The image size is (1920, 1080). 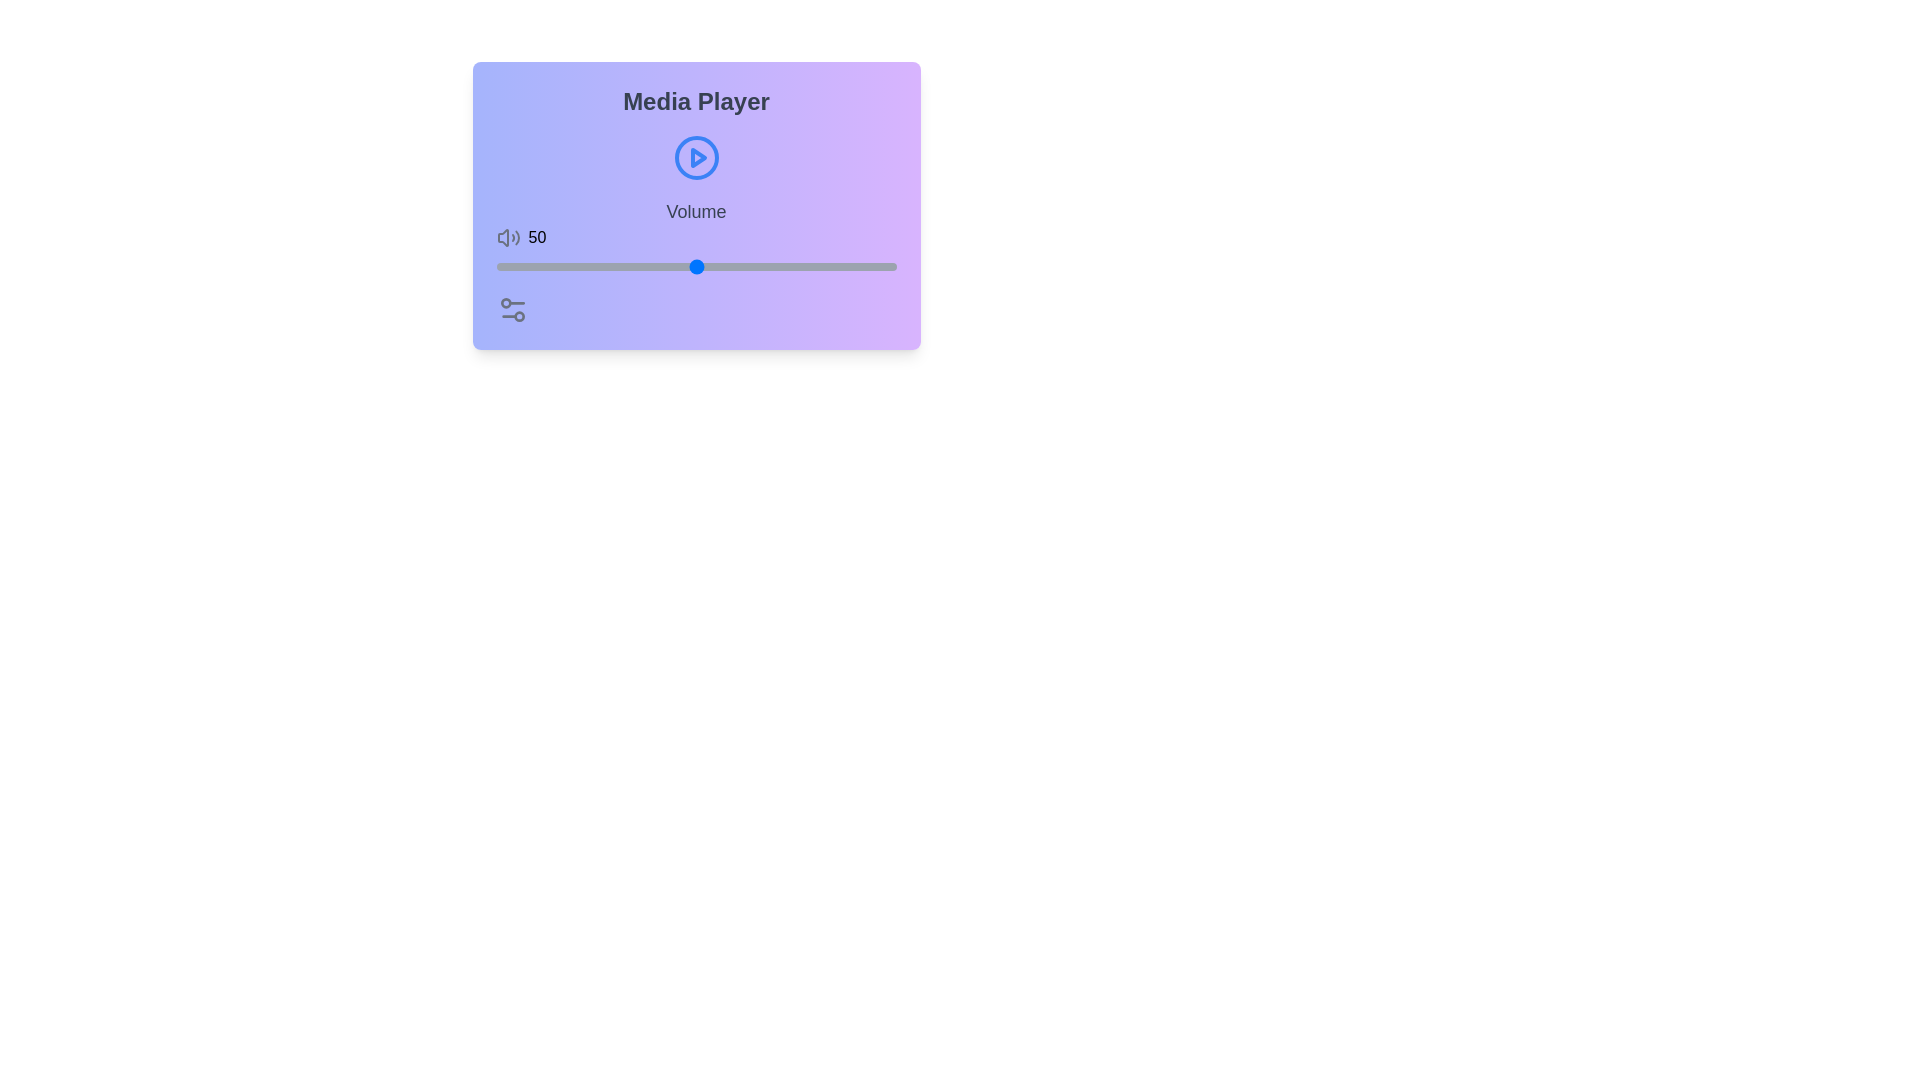 I want to click on the volume level visually on the horizontal volume slider control, which features a circular blue thumb at the center and a speaker icon with the text '50' to the left, so click(x=696, y=237).